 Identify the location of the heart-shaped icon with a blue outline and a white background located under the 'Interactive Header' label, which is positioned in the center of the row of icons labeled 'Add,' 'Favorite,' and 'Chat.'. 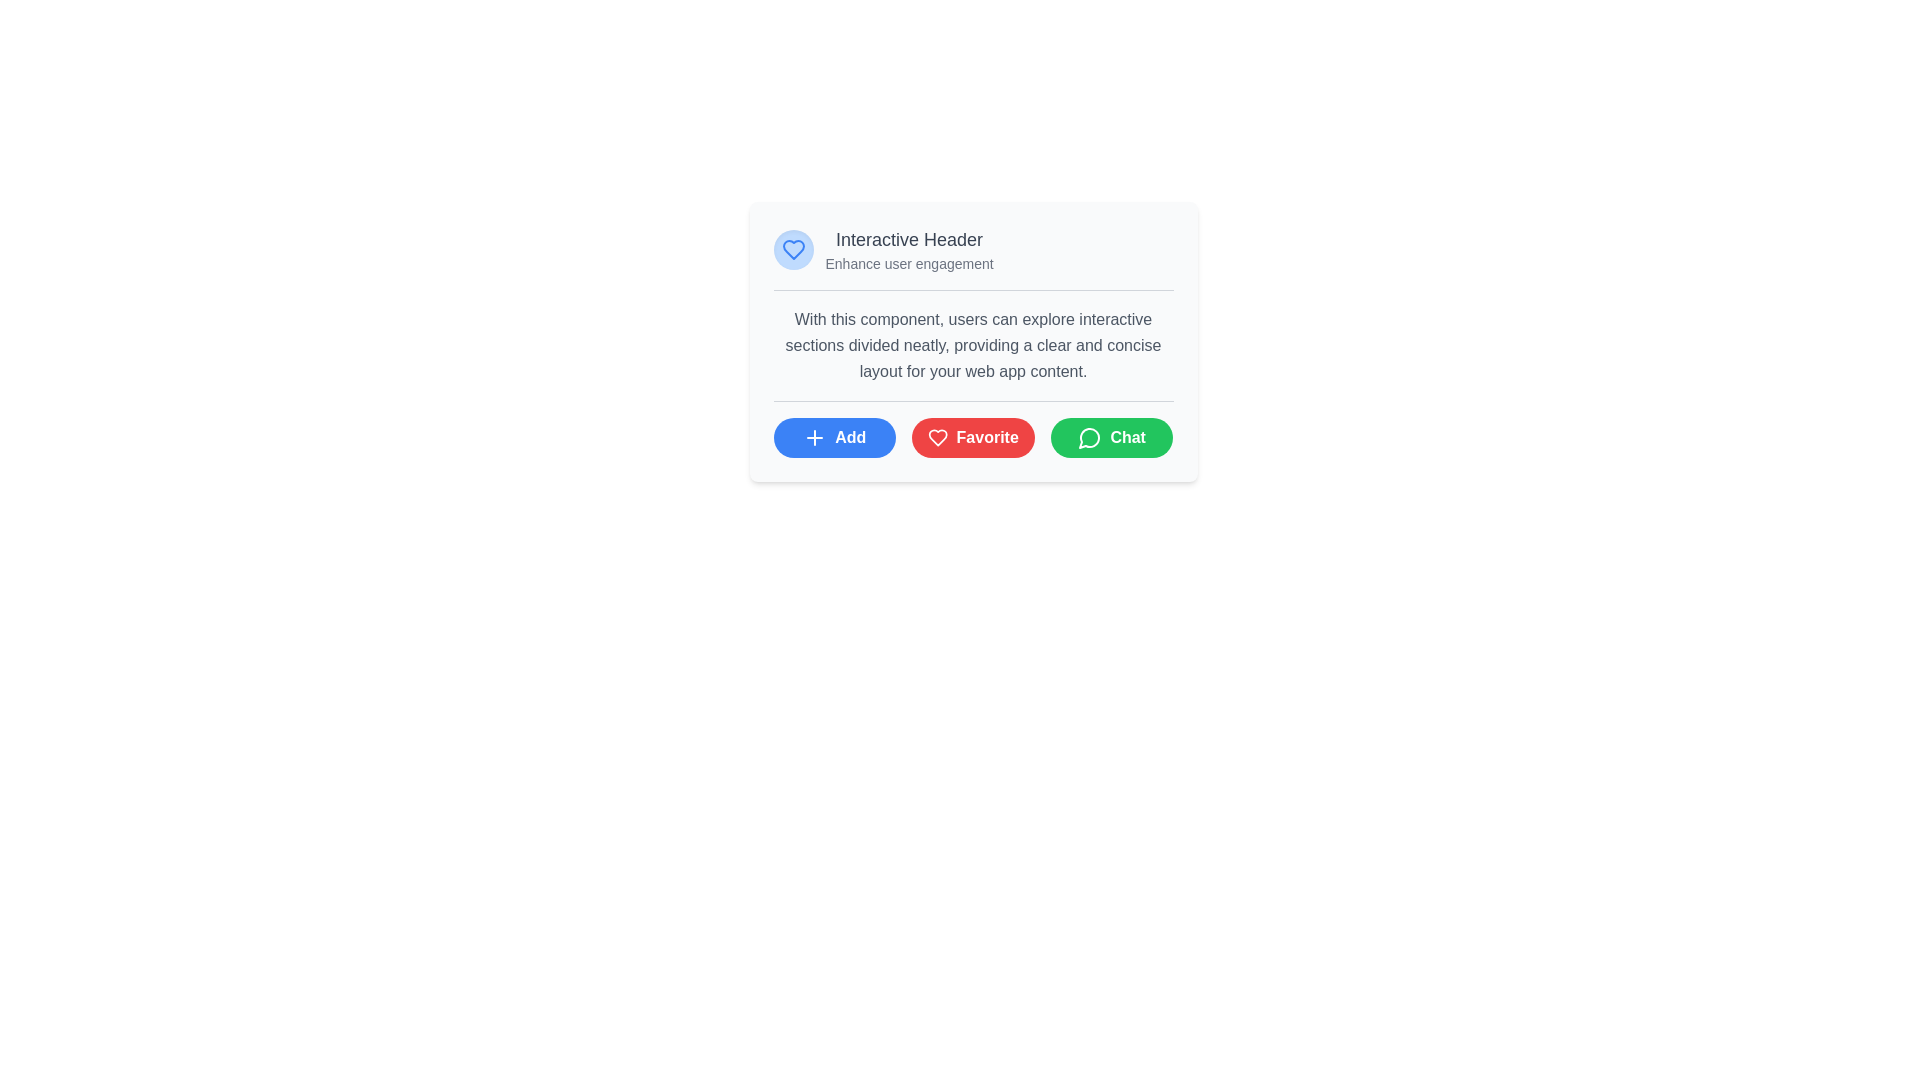
(792, 249).